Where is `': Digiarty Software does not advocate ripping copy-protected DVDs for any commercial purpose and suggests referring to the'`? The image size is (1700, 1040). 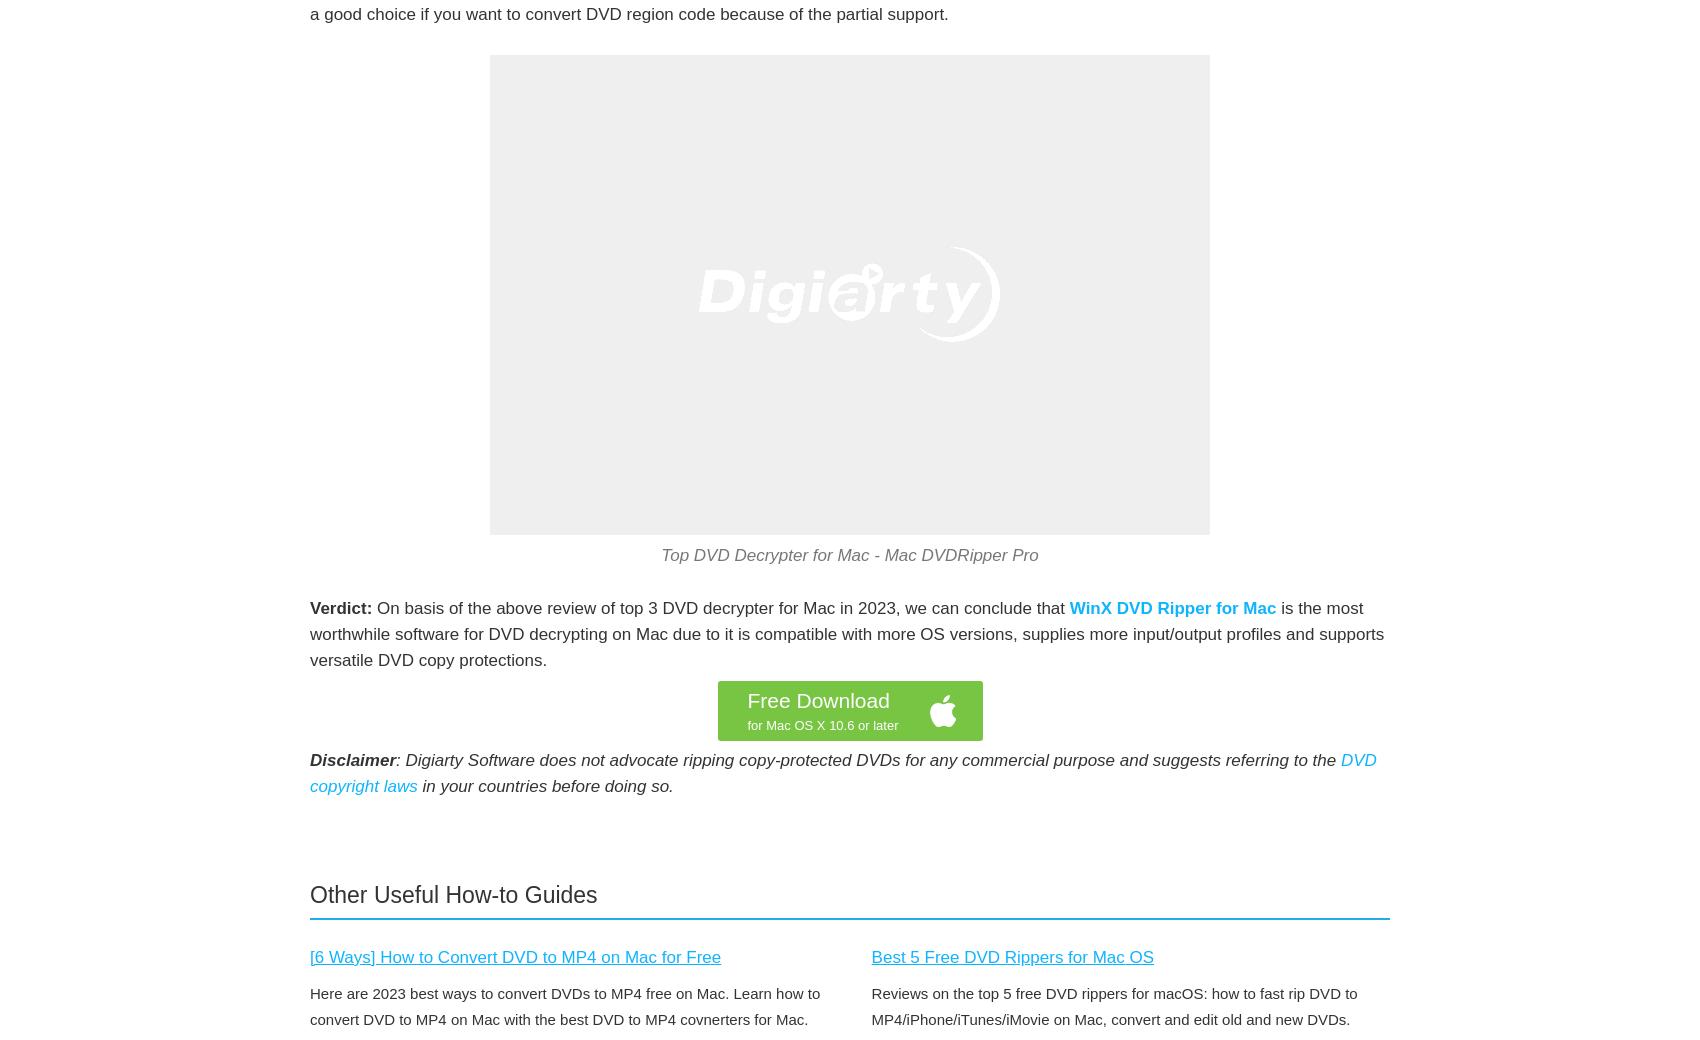
': Digiarty Software does not advocate ripping copy-protected DVDs for any commercial purpose and suggests referring to the' is located at coordinates (868, 760).